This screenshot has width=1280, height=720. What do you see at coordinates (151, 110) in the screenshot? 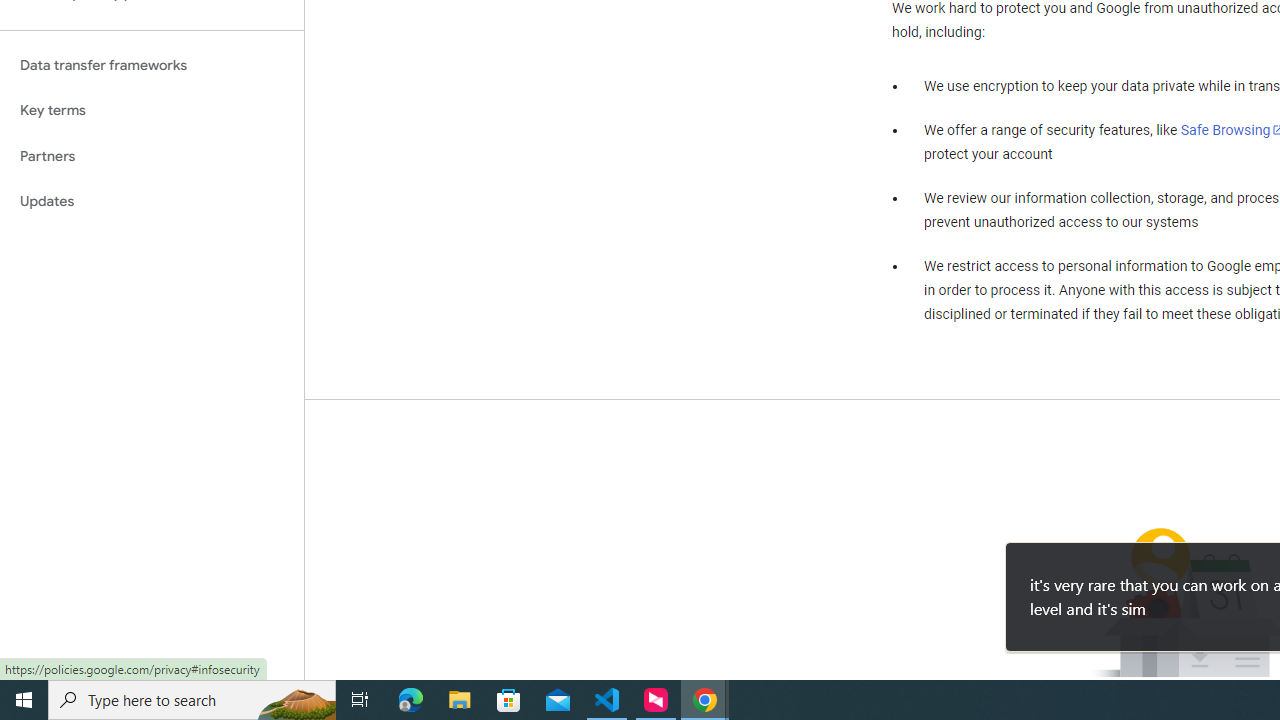
I see `'Key terms'` at bounding box center [151, 110].